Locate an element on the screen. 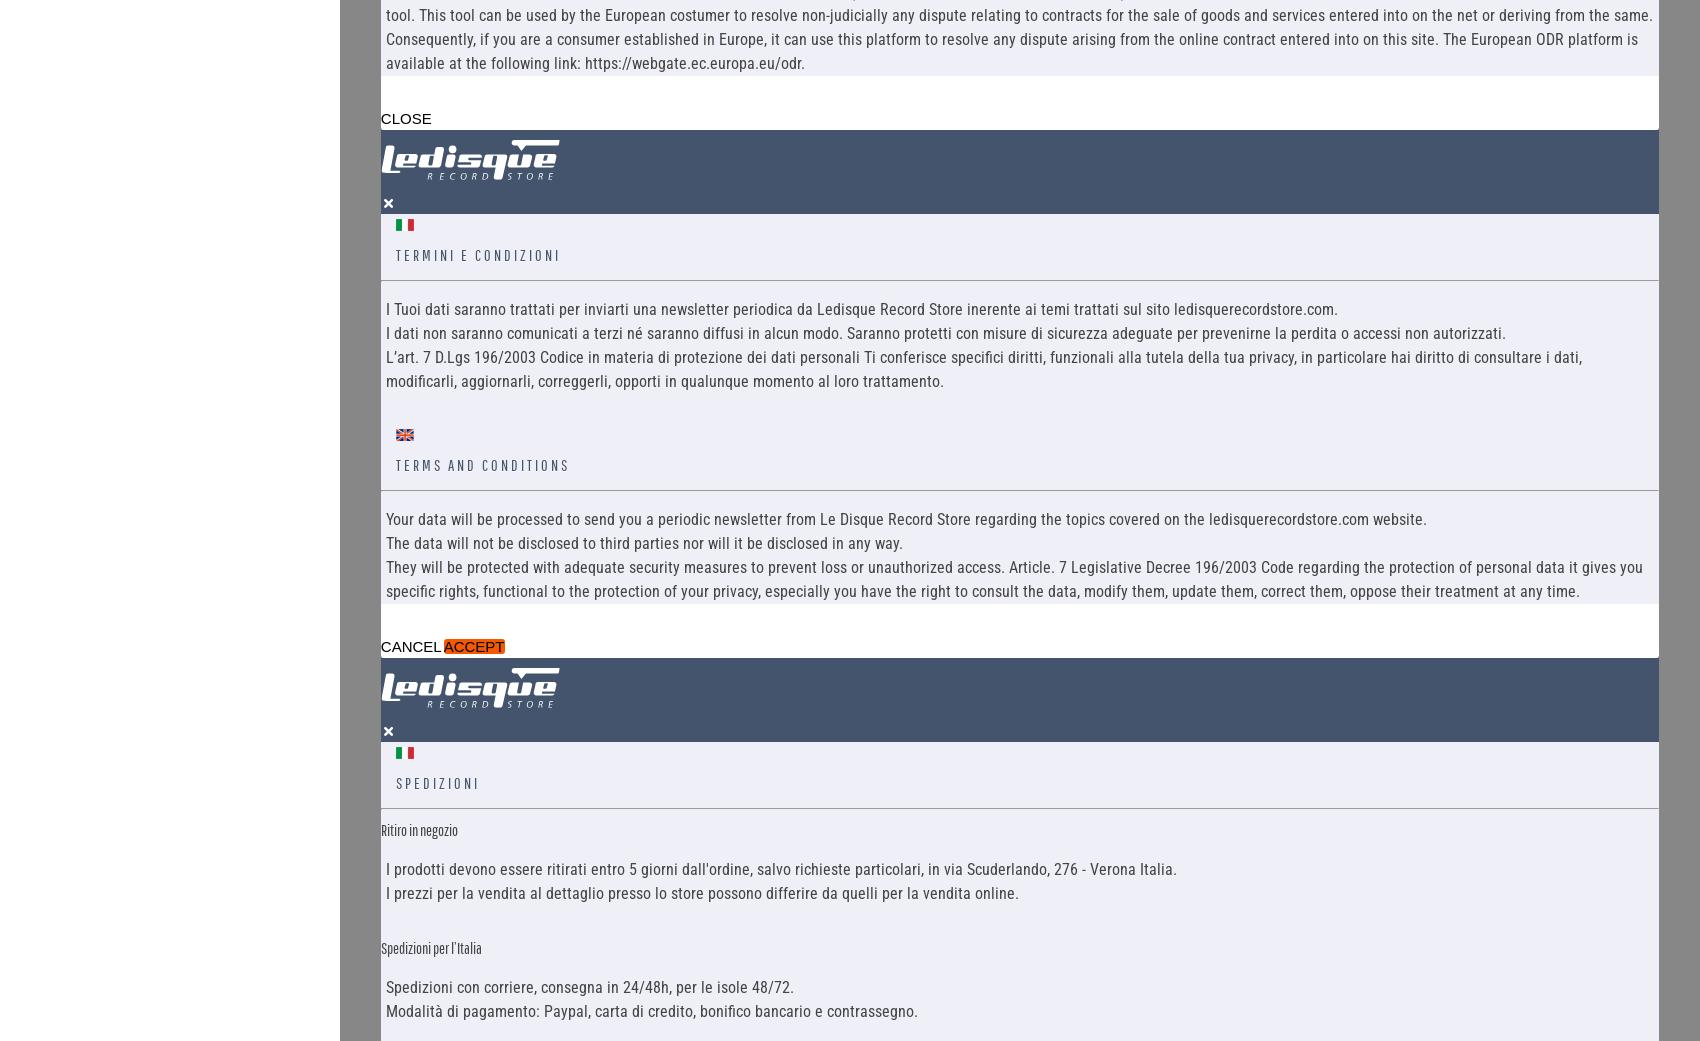 The width and height of the screenshot is (1700, 1041). 'The data will not be disclosed to third parties nor will it be disclosed in any way.' is located at coordinates (384, 542).